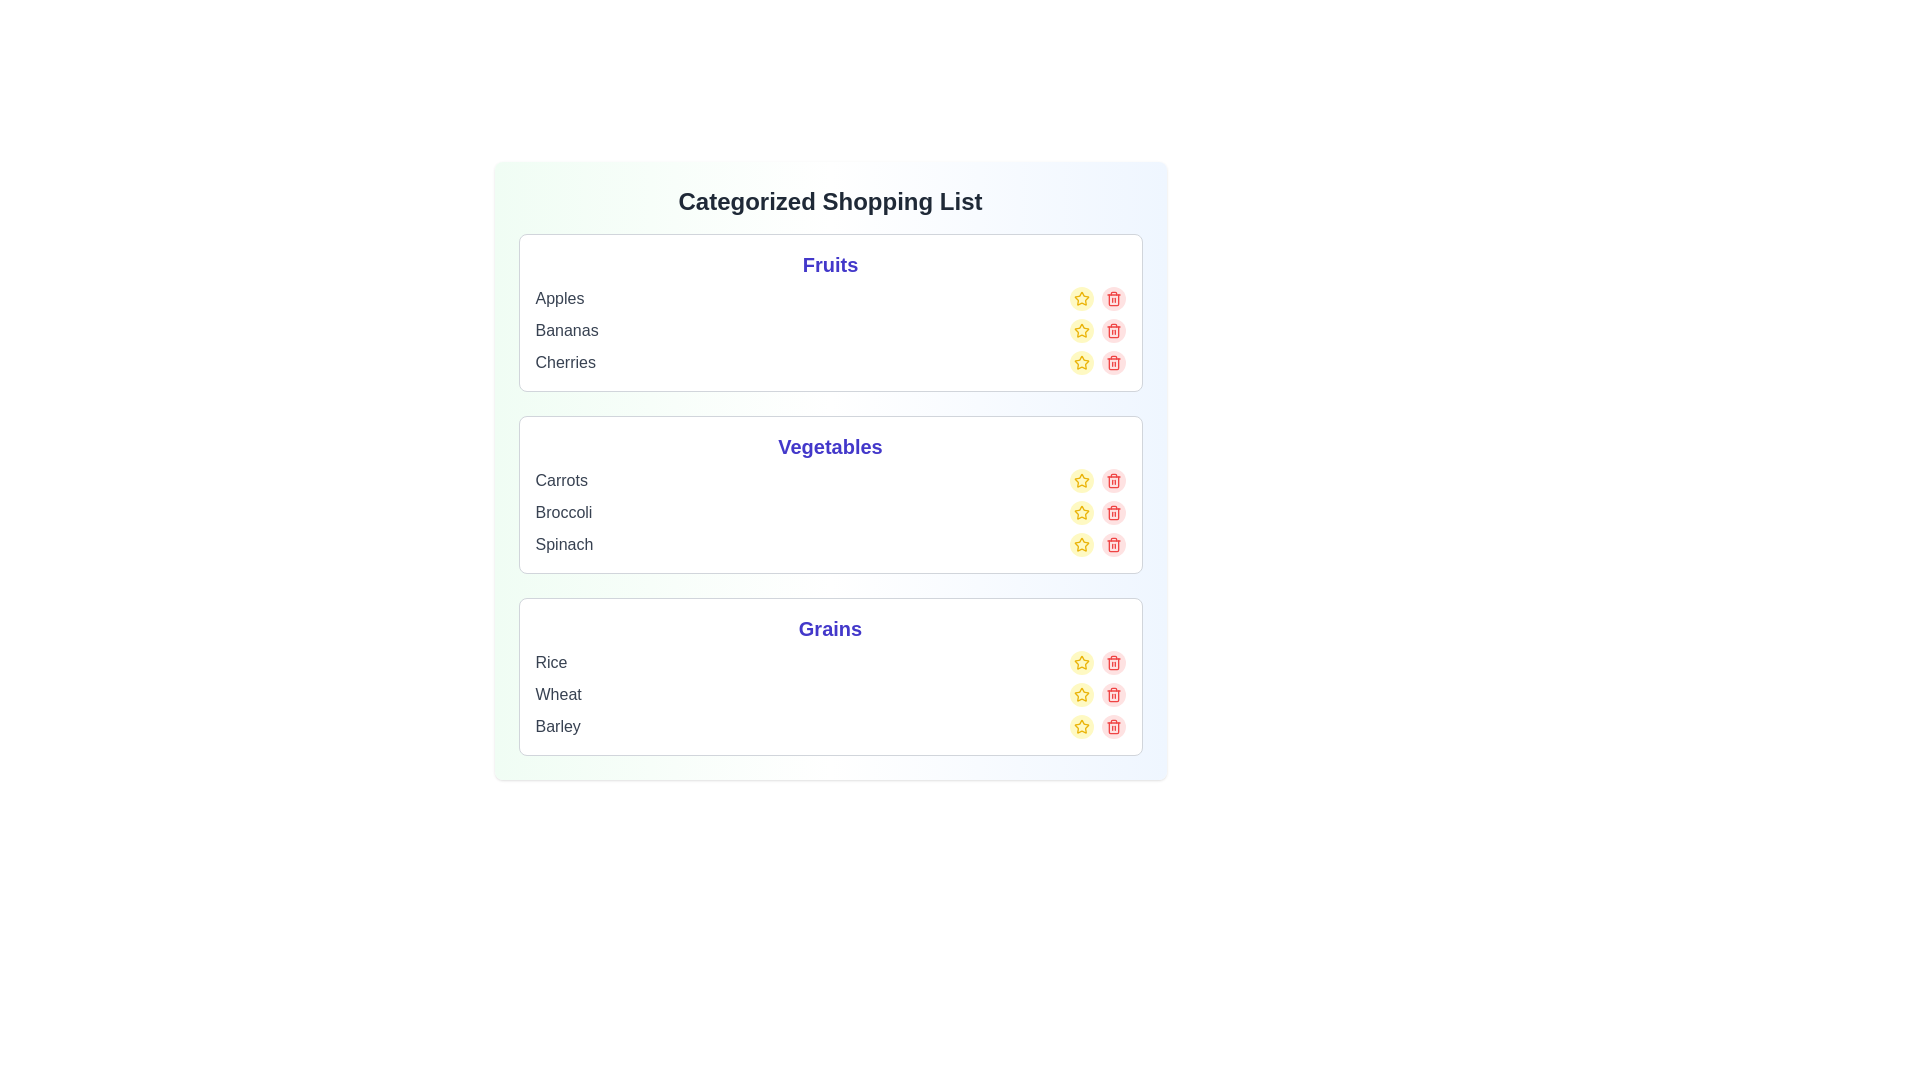 This screenshot has height=1080, width=1920. What do you see at coordinates (1080, 481) in the screenshot?
I see `the star icon of the item Carrots to mark it as favorite` at bounding box center [1080, 481].